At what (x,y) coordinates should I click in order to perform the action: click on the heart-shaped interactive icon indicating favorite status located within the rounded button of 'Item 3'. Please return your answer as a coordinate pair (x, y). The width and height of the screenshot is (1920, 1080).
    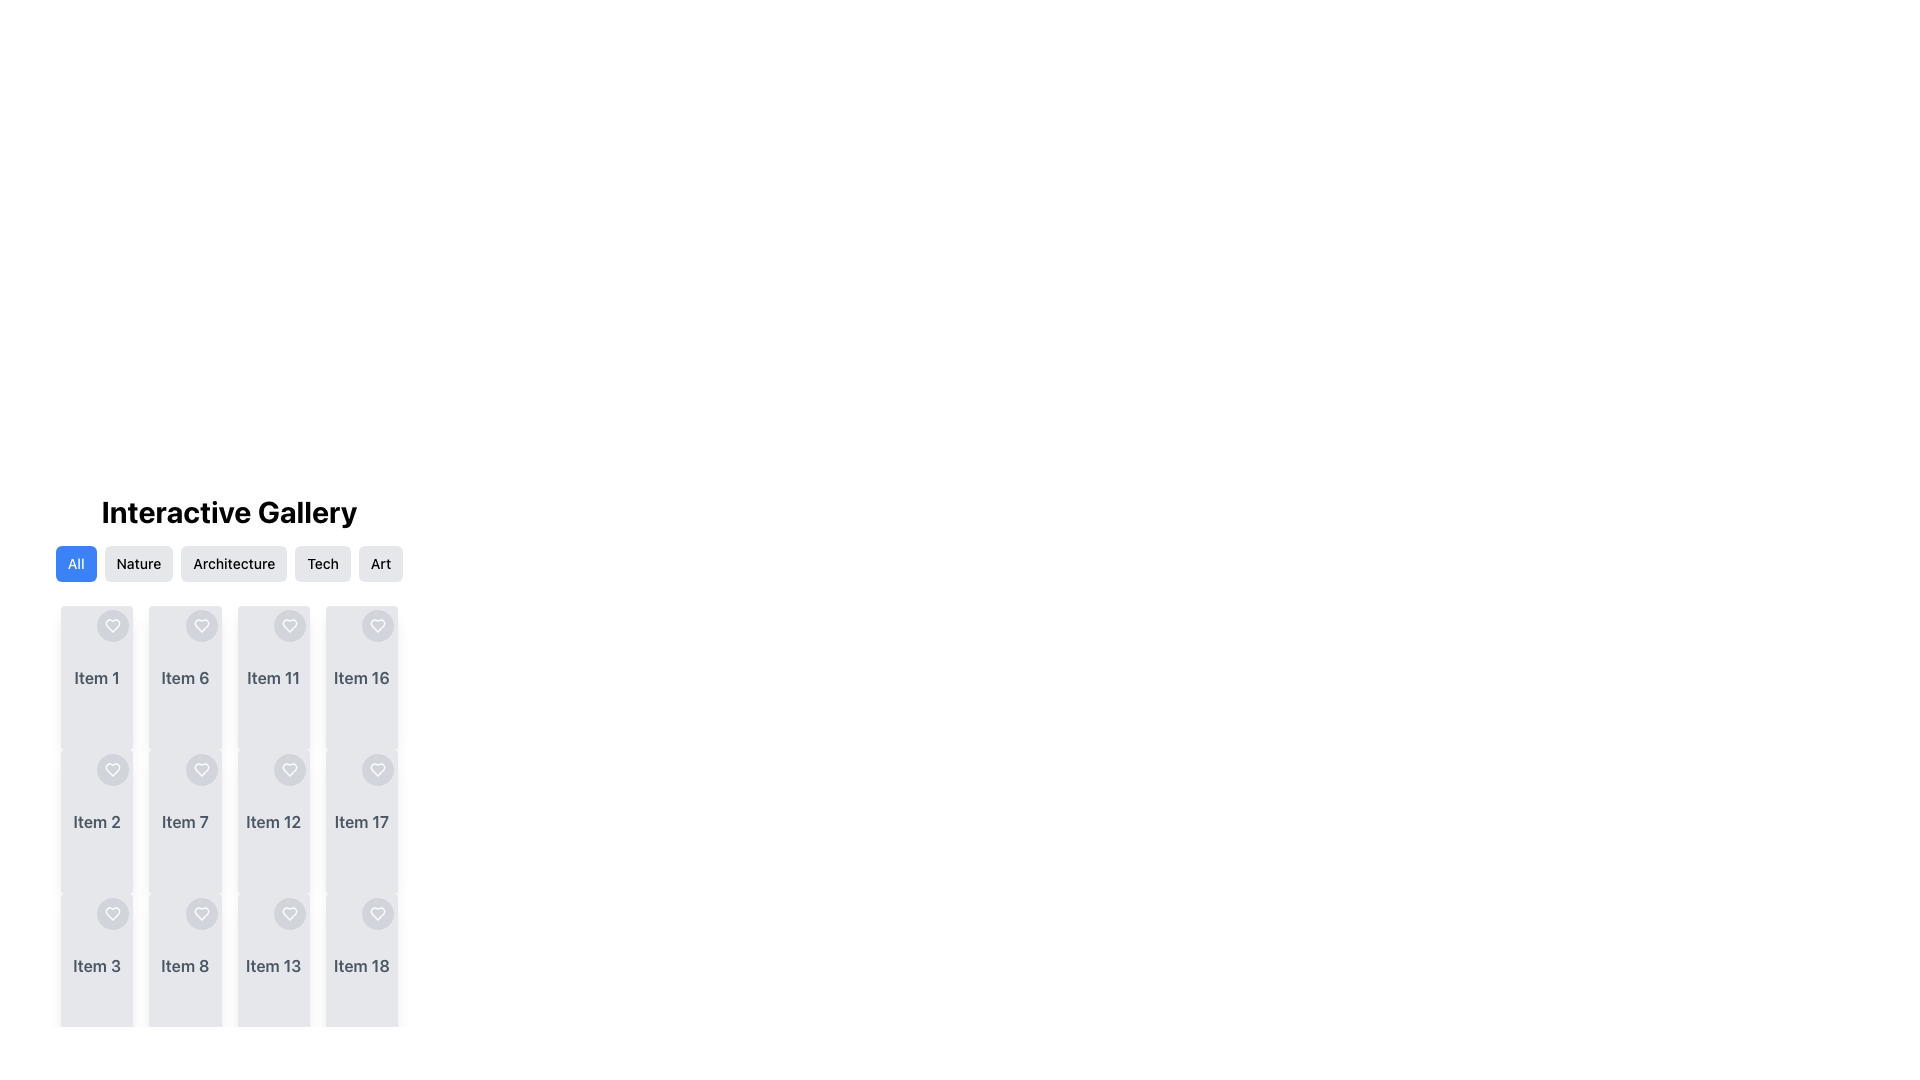
    Looking at the image, I should click on (112, 914).